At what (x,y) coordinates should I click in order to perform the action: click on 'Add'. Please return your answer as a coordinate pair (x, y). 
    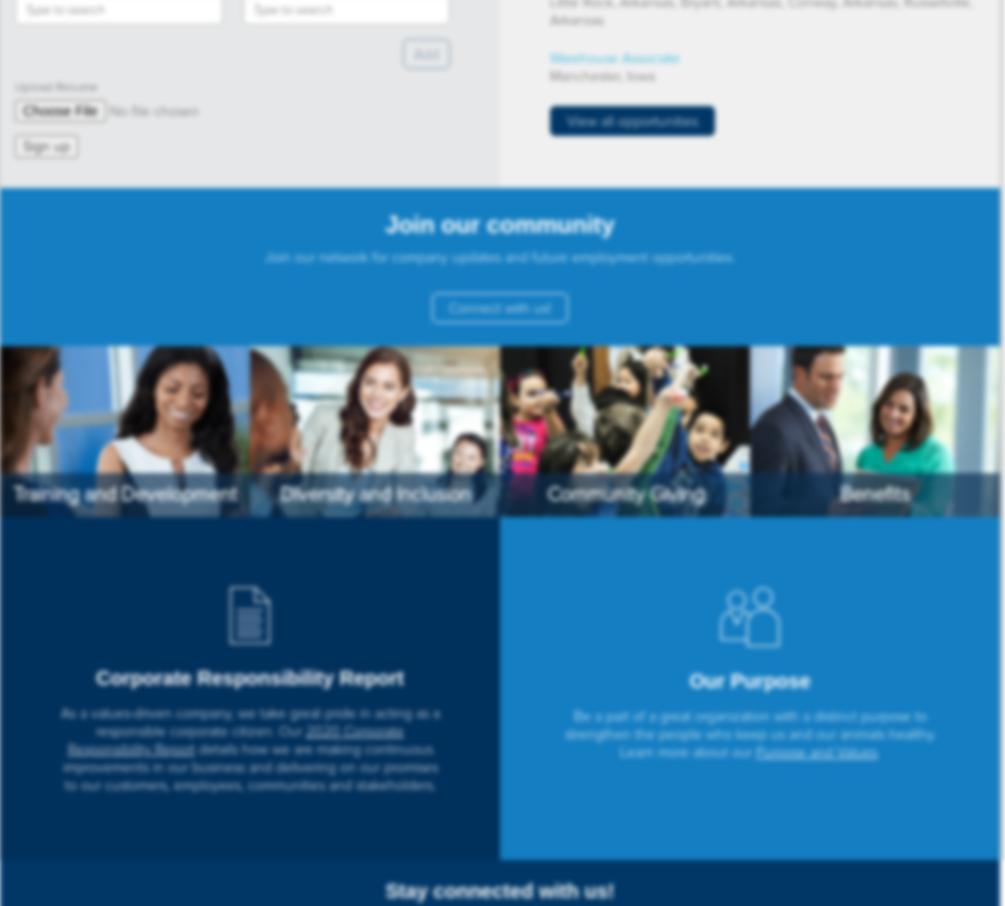
    Looking at the image, I should click on (426, 54).